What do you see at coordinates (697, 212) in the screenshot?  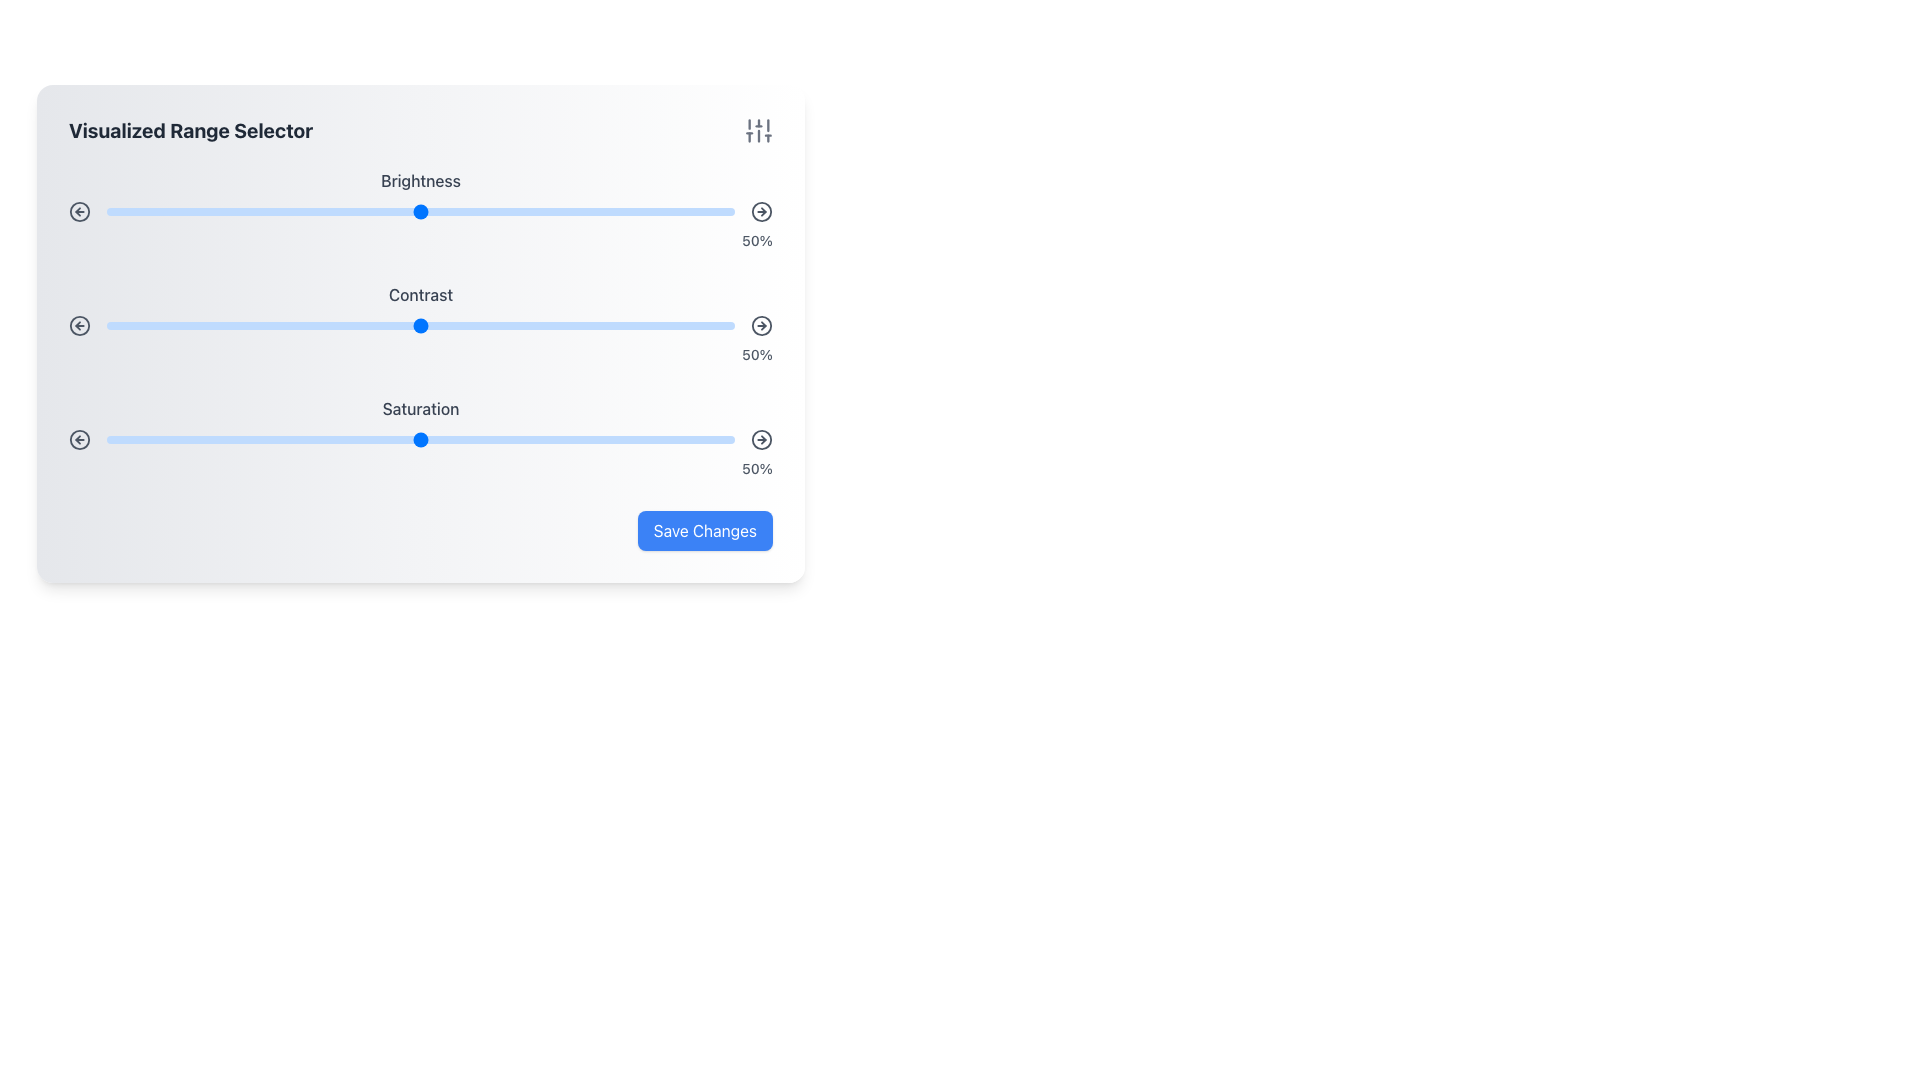 I see `the brightness` at bounding box center [697, 212].